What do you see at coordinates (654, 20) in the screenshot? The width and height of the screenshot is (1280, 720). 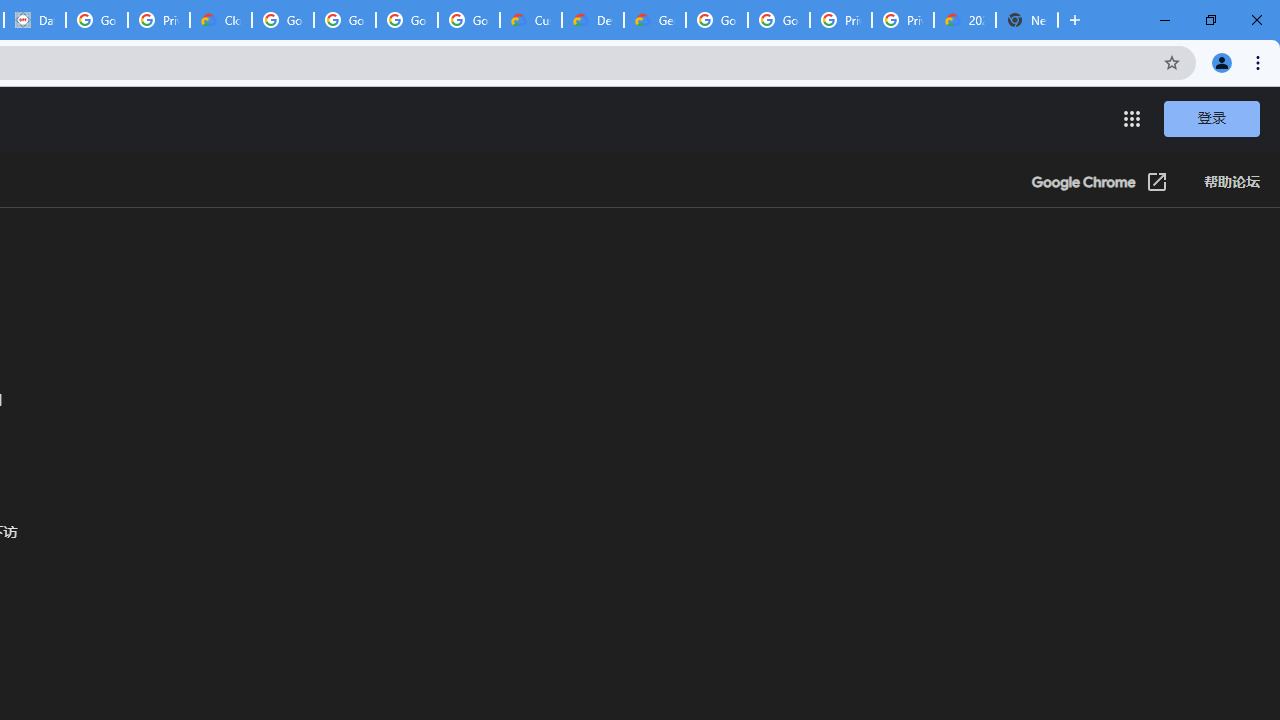 I see `'Gemini for Business and Developers | Google Cloud'` at bounding box center [654, 20].